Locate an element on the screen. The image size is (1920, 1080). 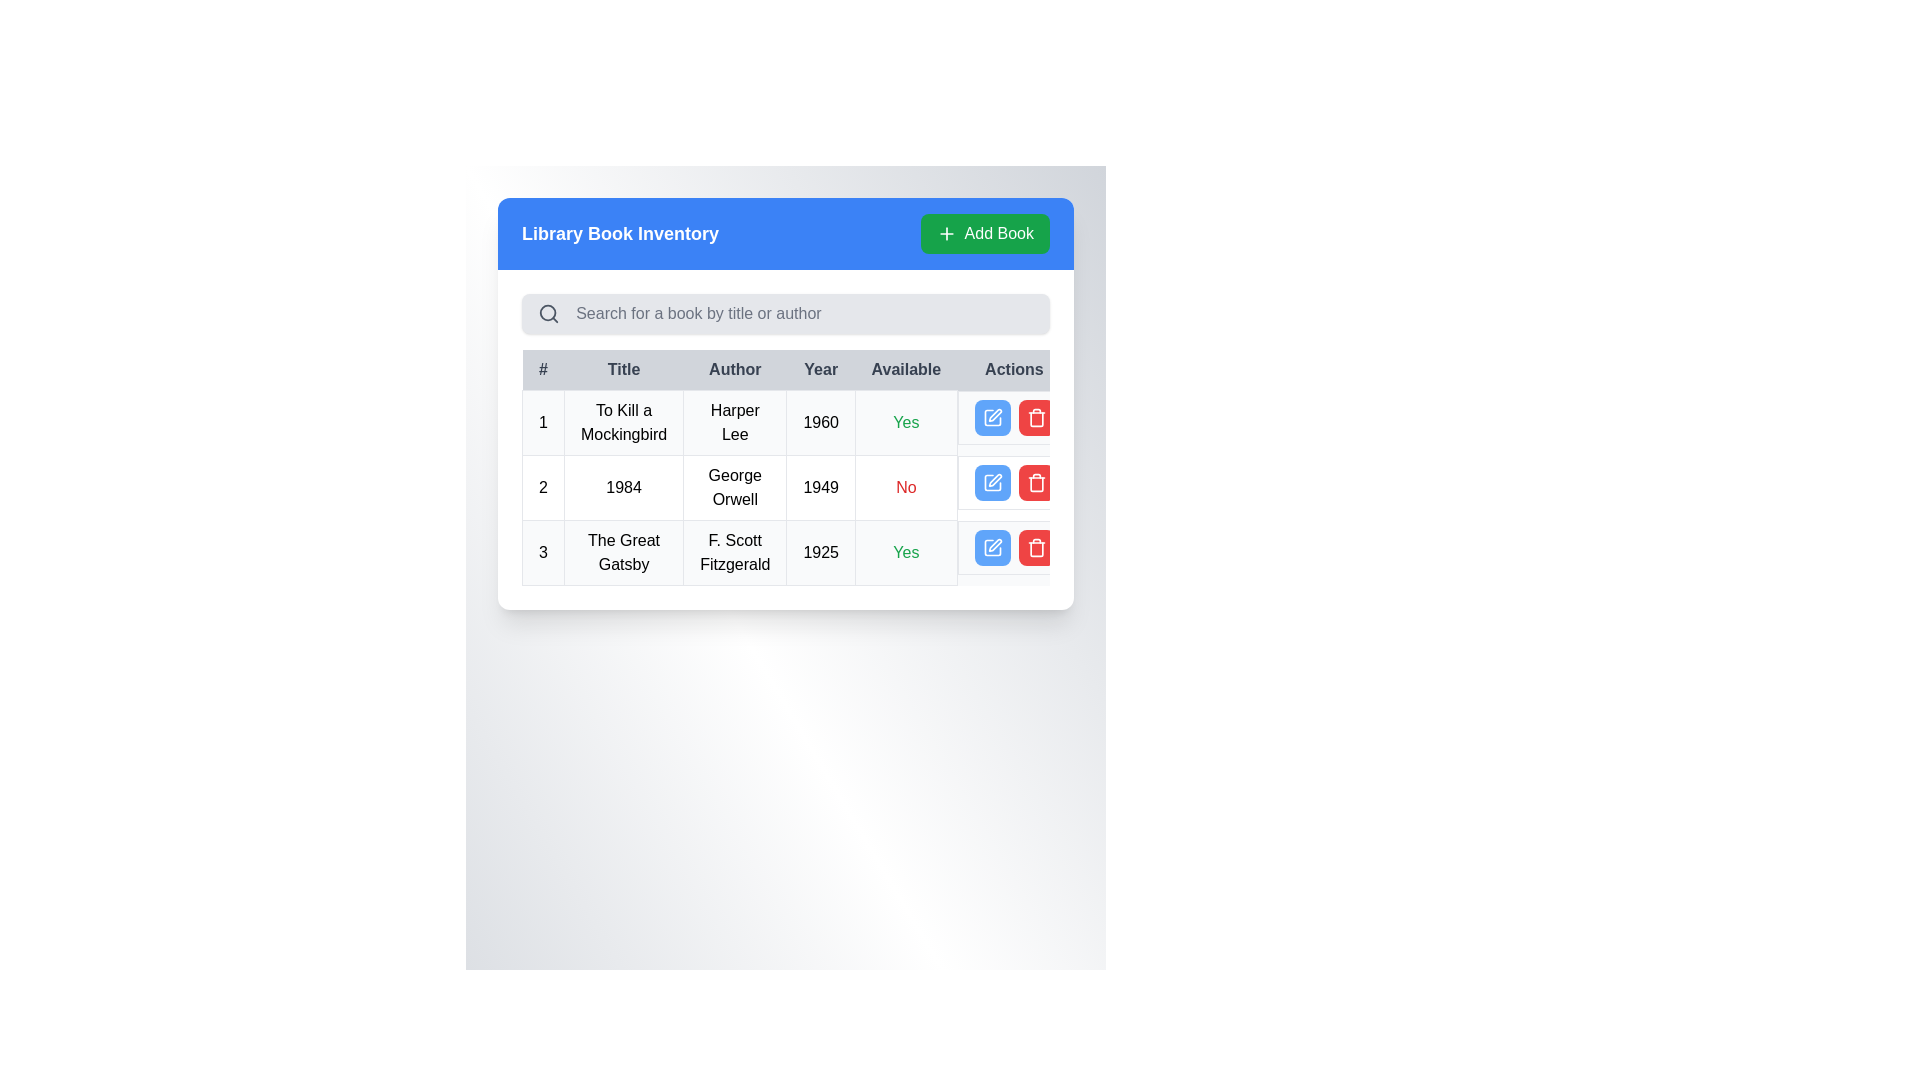
the table cell containing the text '1984' in the 'Title' column of the second row is located at coordinates (623, 488).